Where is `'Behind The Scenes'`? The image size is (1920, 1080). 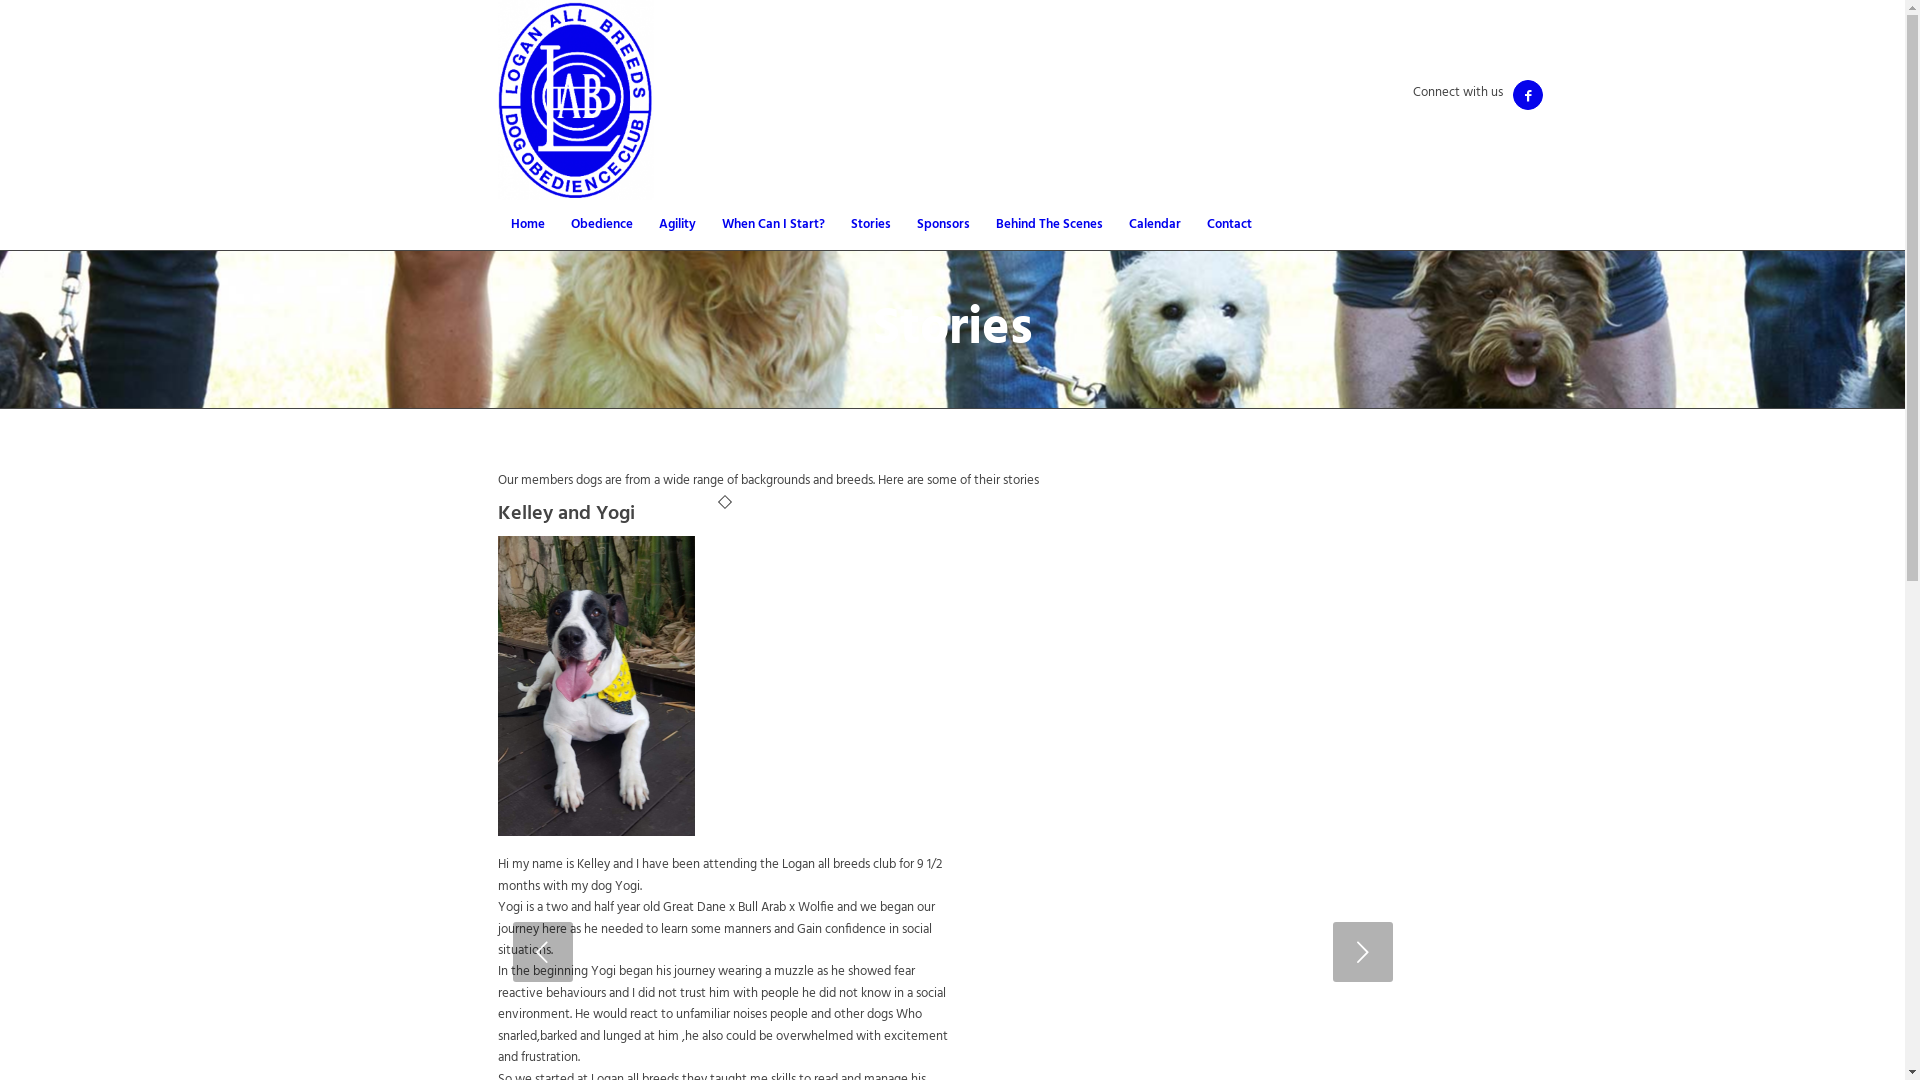
'Behind The Scenes' is located at coordinates (1047, 224).